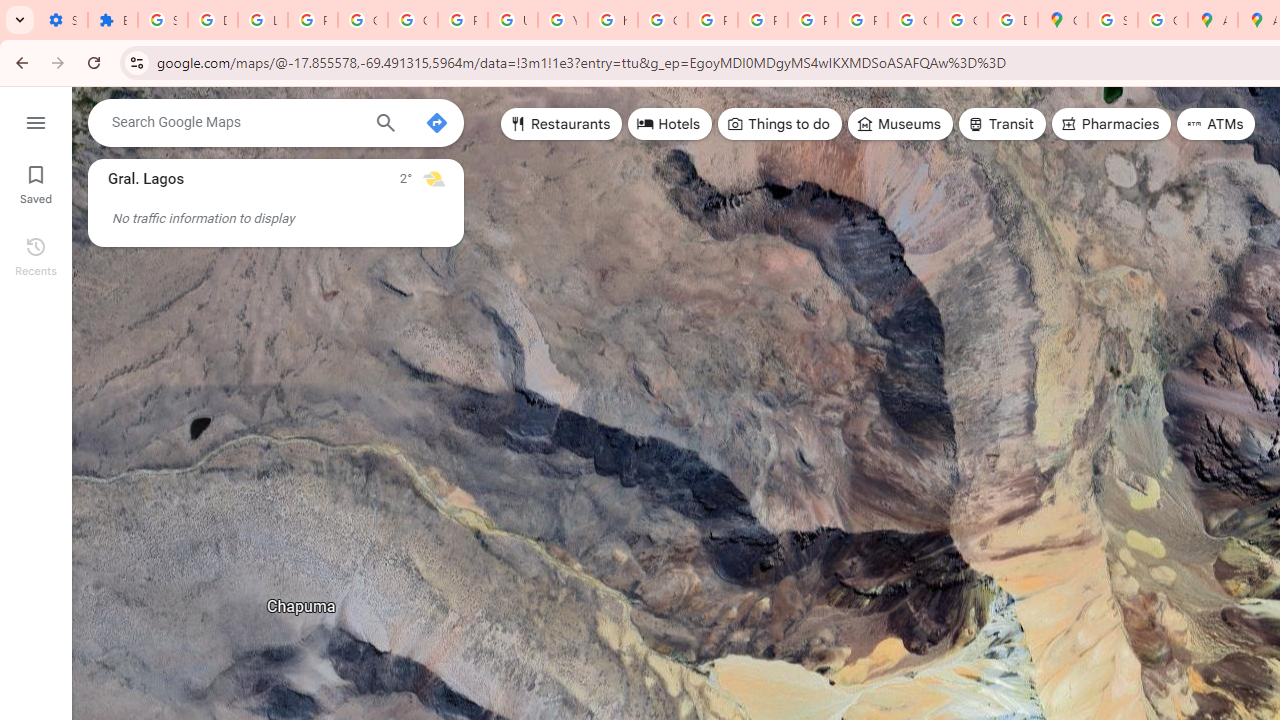 The height and width of the screenshot is (720, 1280). What do you see at coordinates (362, 20) in the screenshot?
I see `'Google Account Help'` at bounding box center [362, 20].